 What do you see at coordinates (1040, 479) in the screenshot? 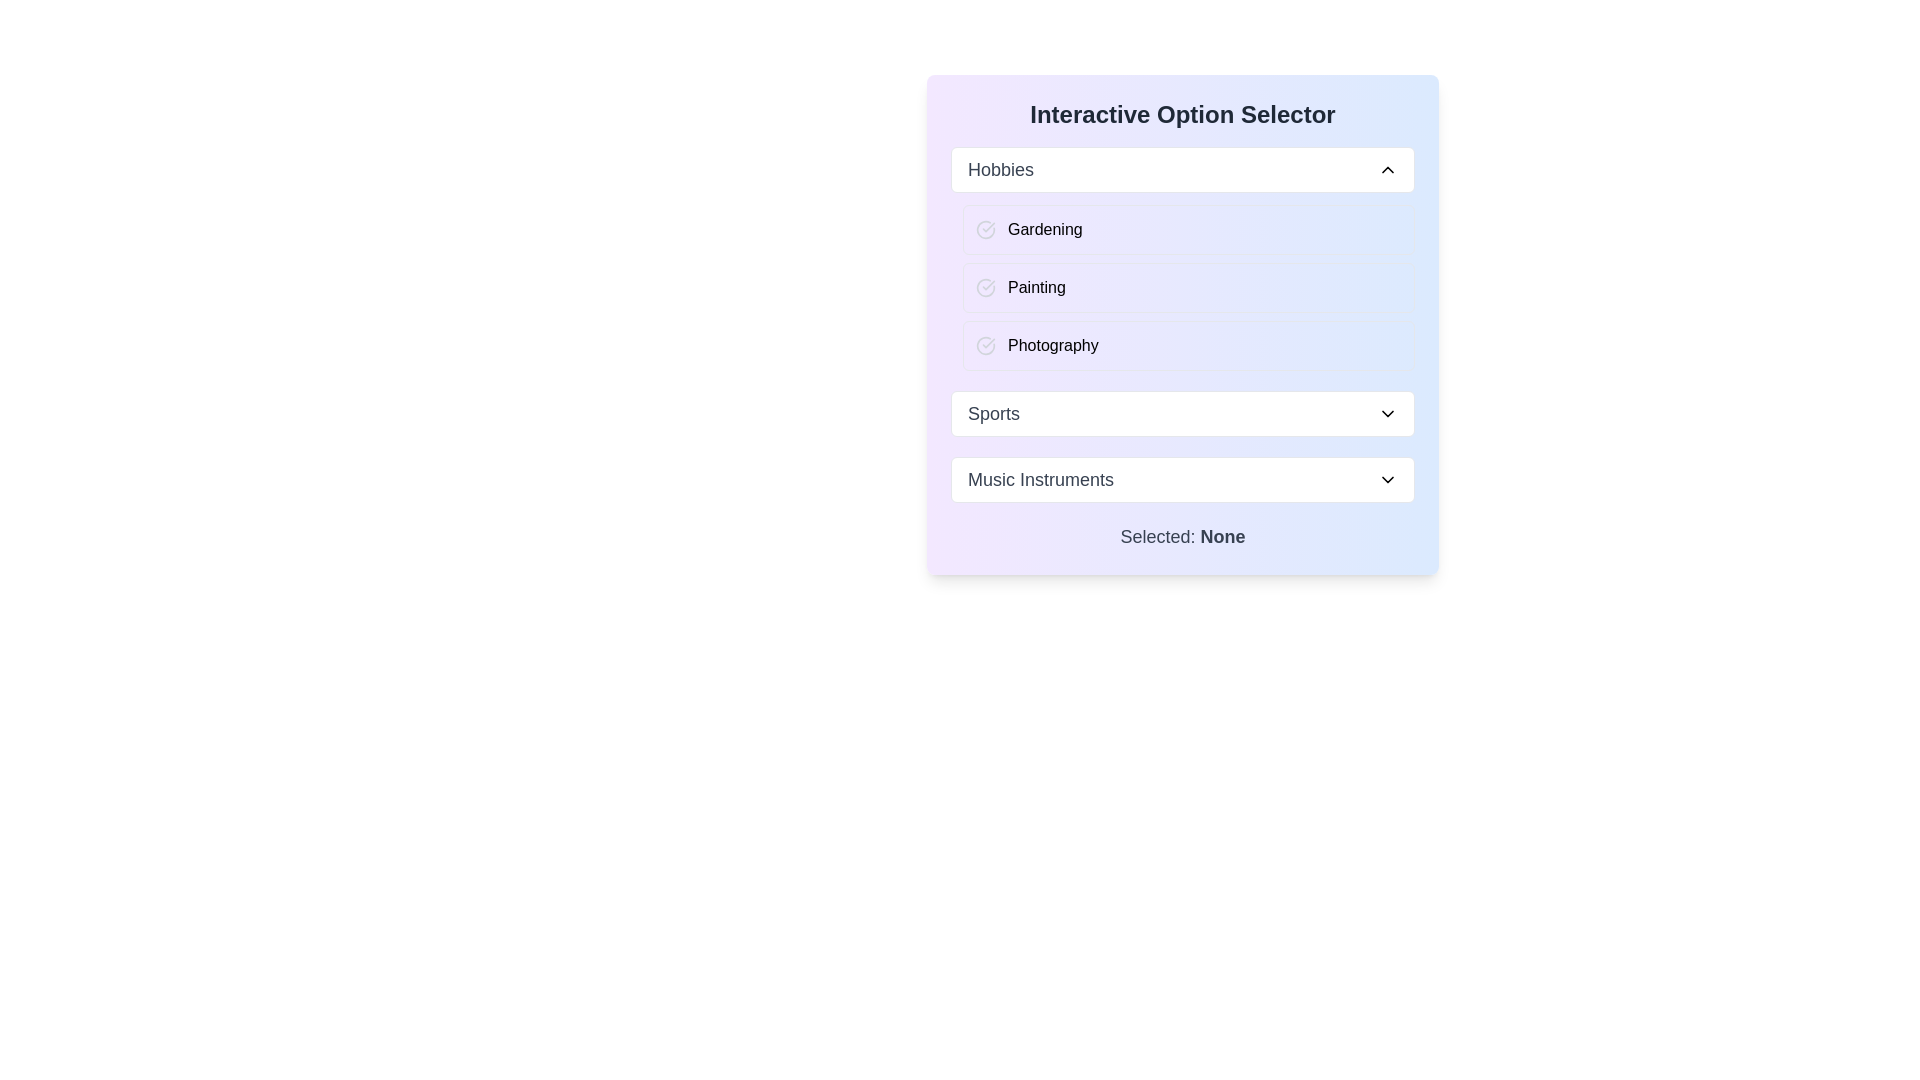
I see `the 'Music Instruments' text label located in the 'Sports' dropdown within the 'Interactive Option Selector'` at bounding box center [1040, 479].